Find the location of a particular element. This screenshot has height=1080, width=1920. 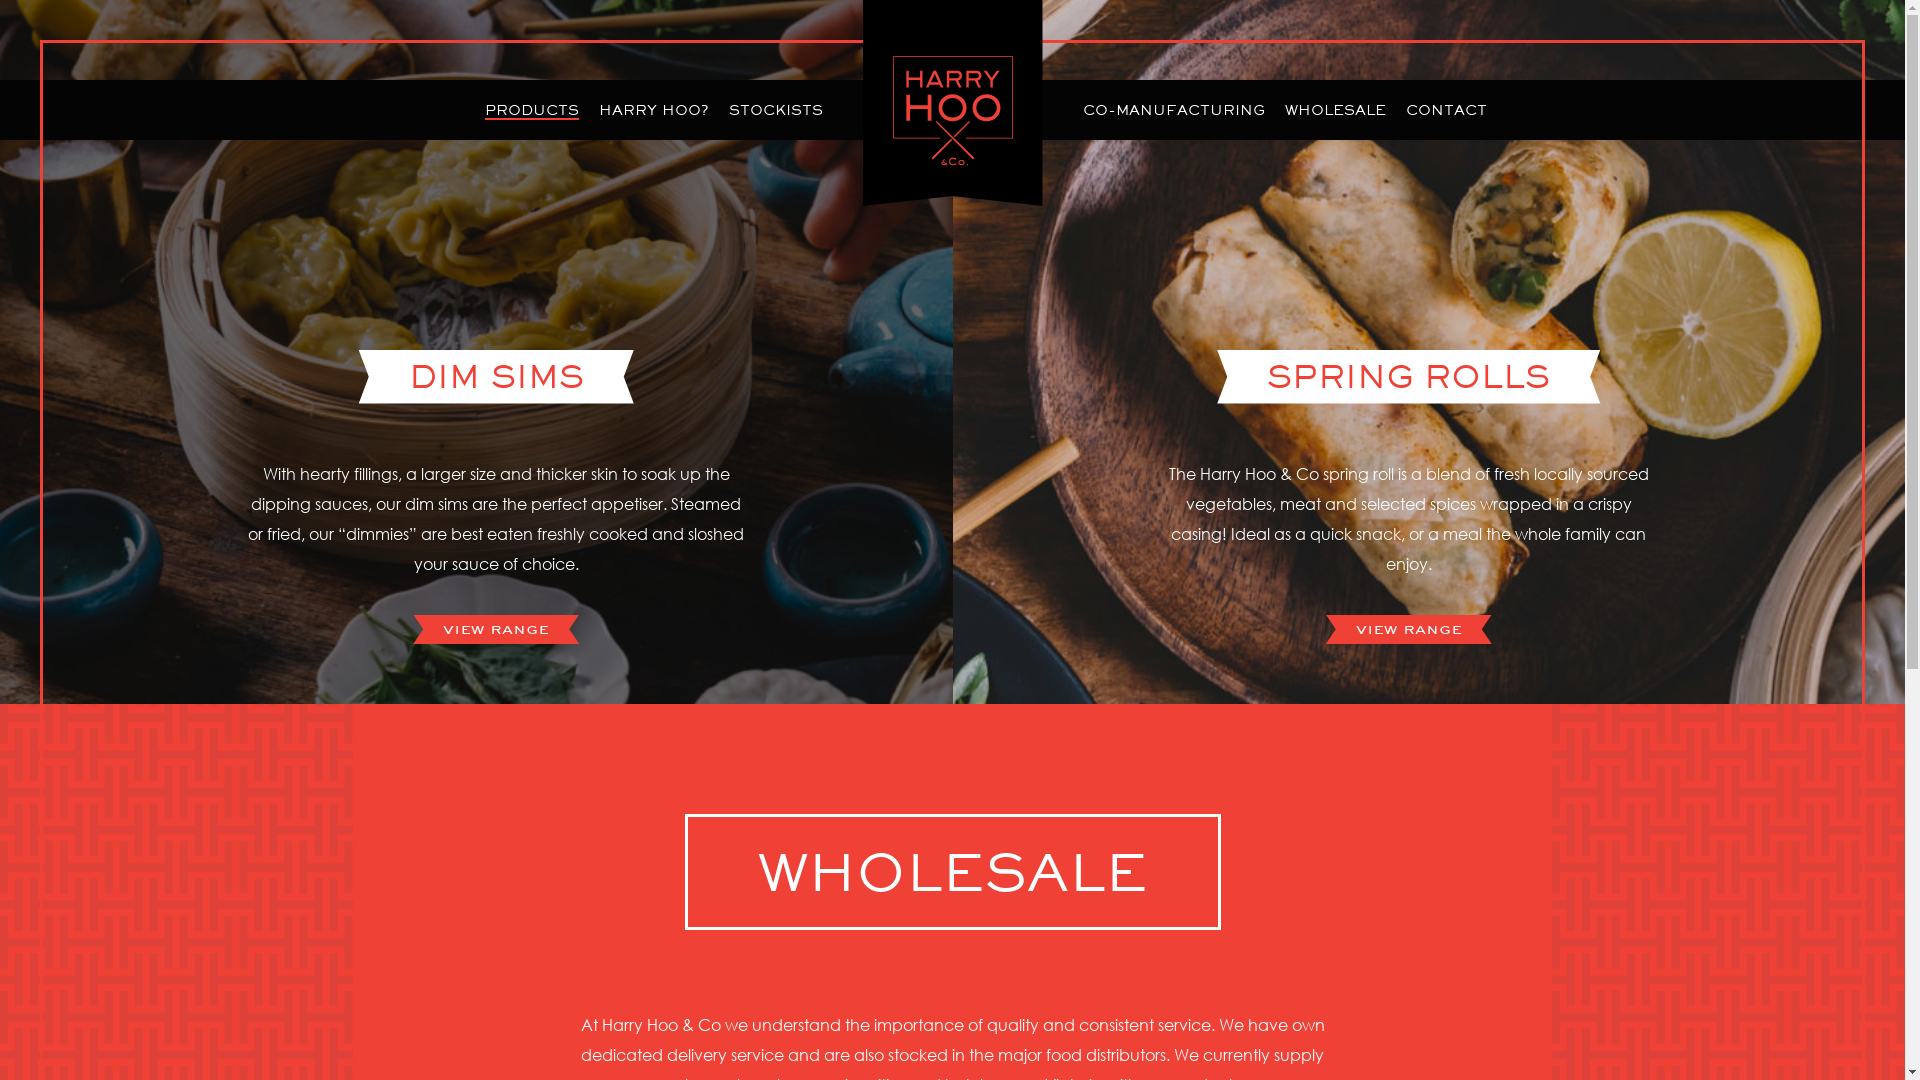

'view range' is located at coordinates (495, 628).